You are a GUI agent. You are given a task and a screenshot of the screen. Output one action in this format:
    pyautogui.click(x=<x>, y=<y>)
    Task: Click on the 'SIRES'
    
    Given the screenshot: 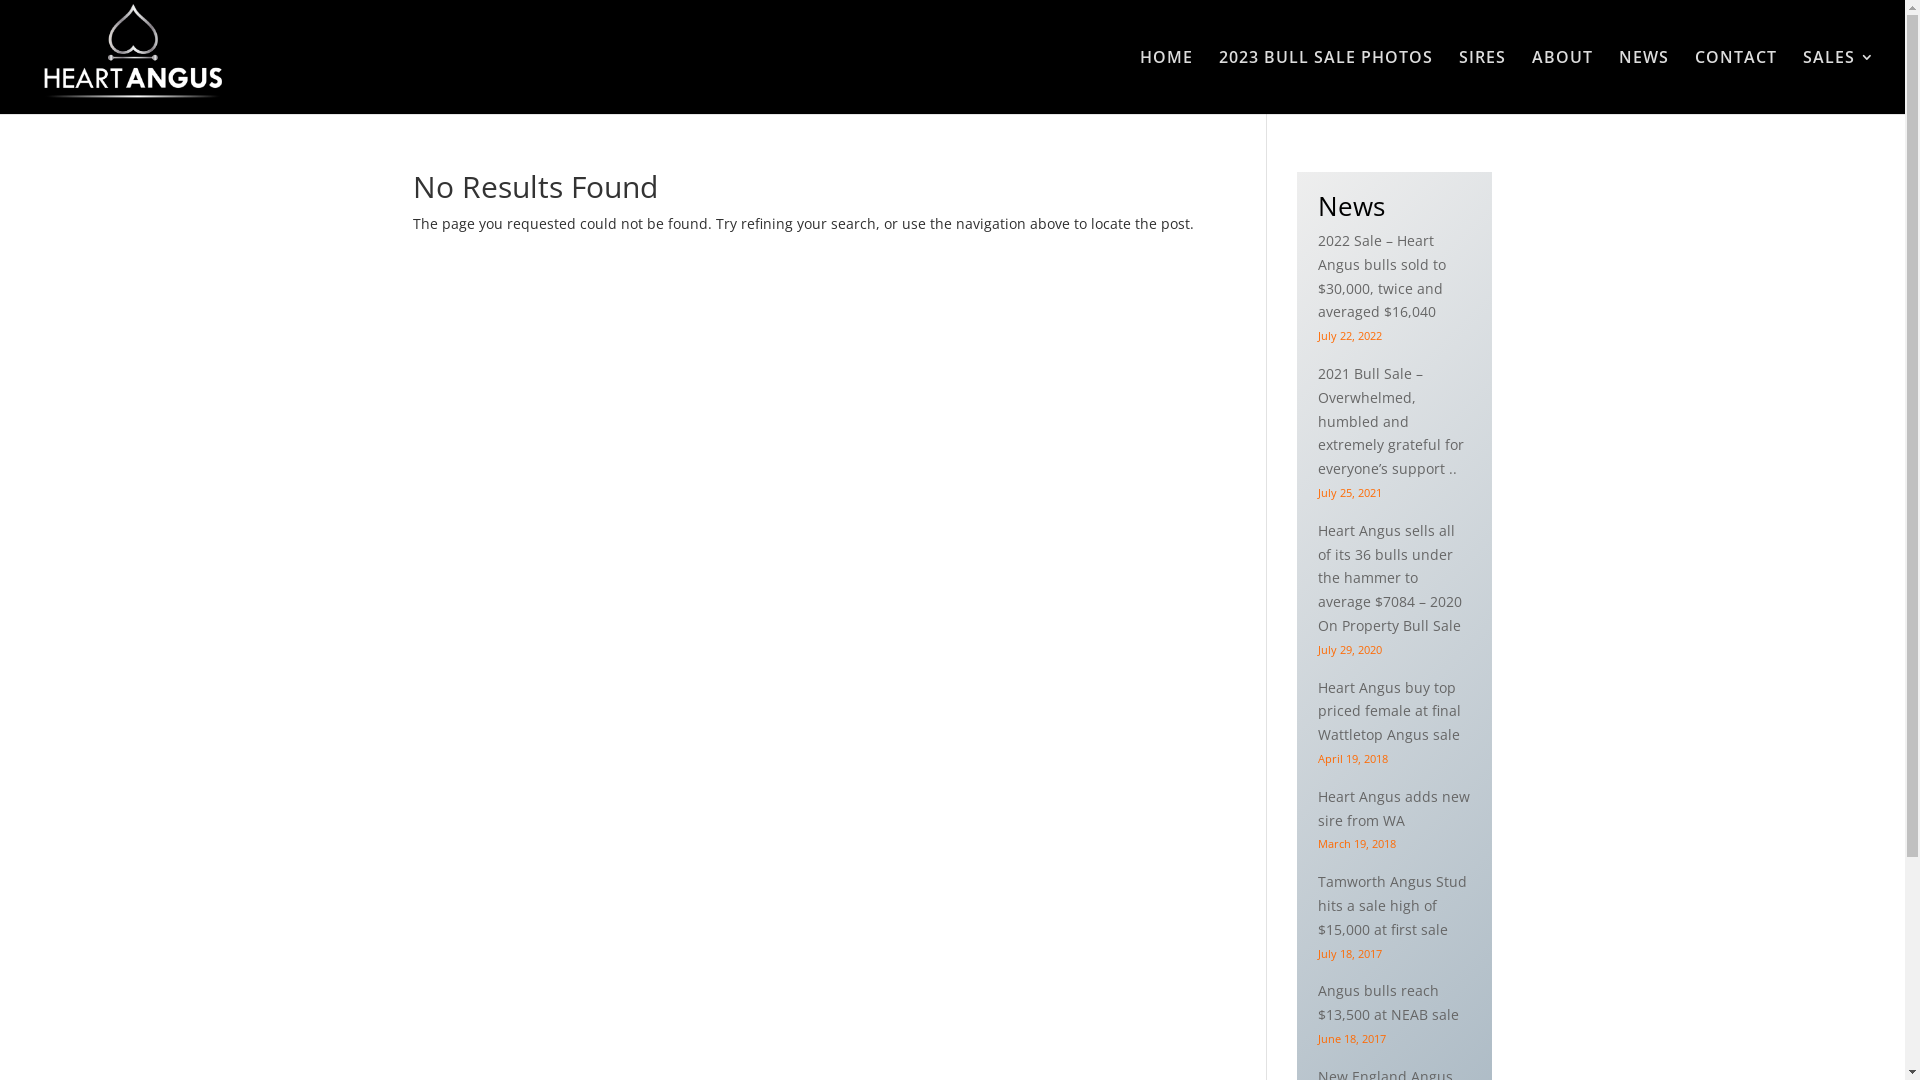 What is the action you would take?
    pyautogui.click(x=1482, y=80)
    